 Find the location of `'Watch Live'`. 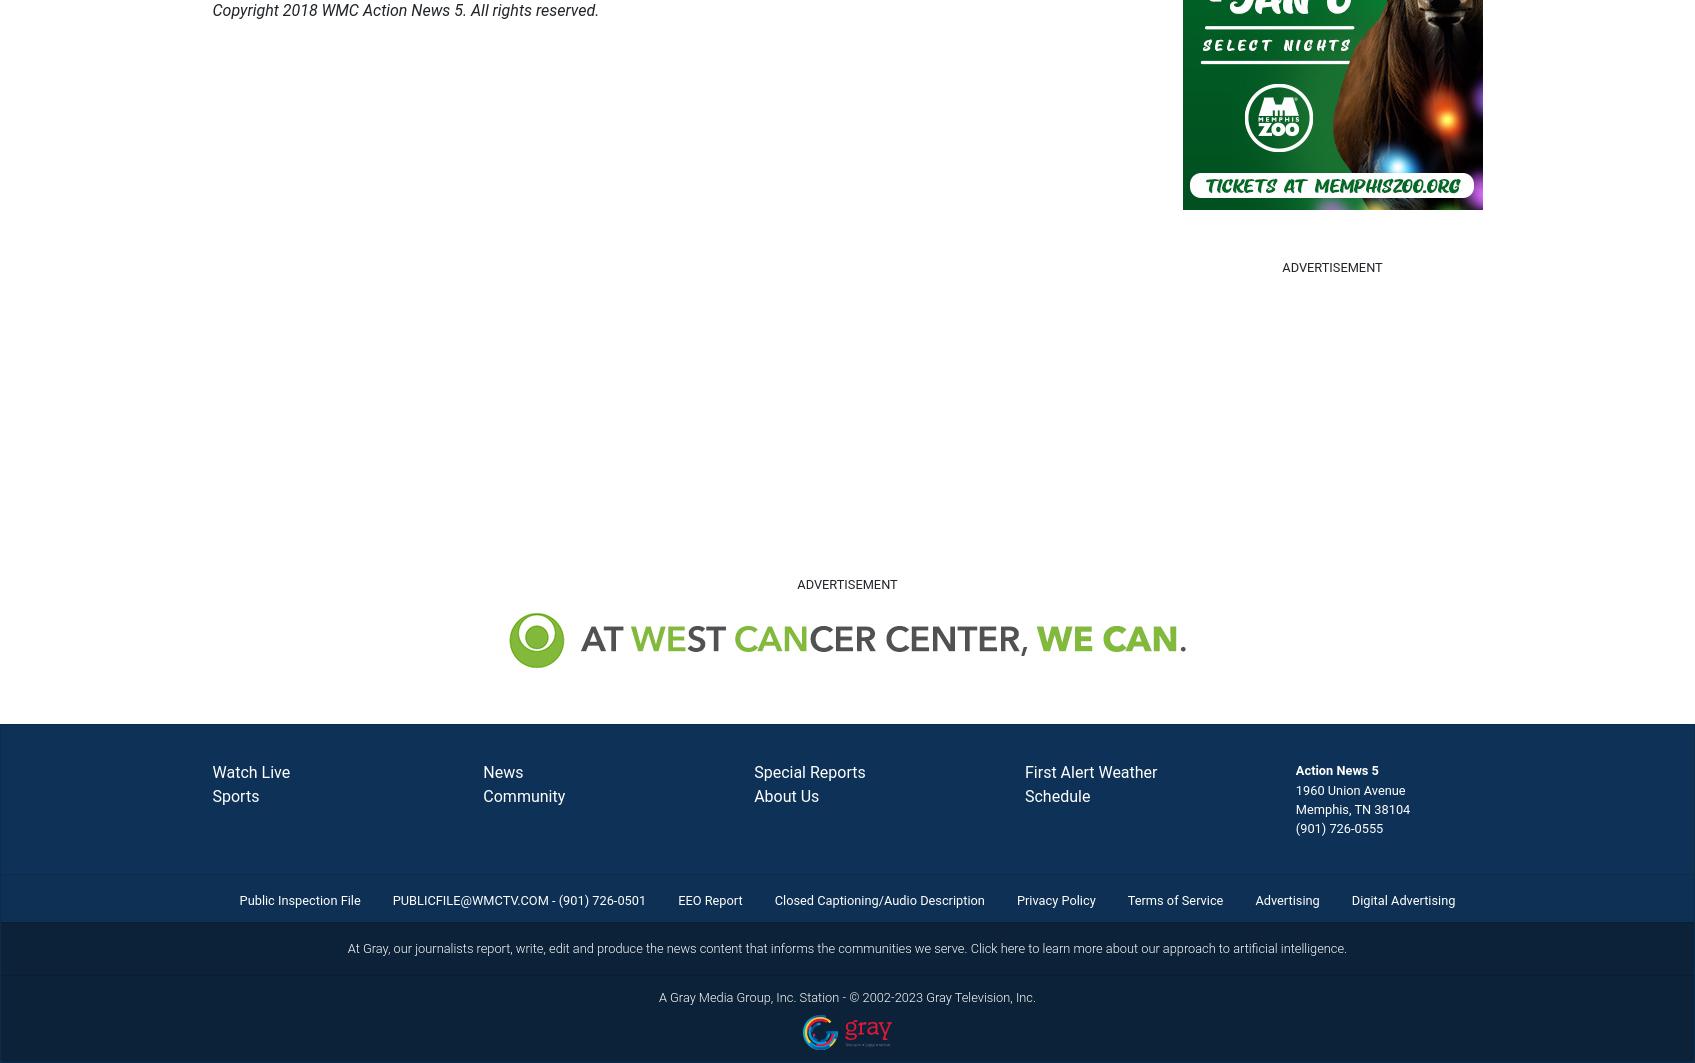

'Watch Live' is located at coordinates (250, 771).